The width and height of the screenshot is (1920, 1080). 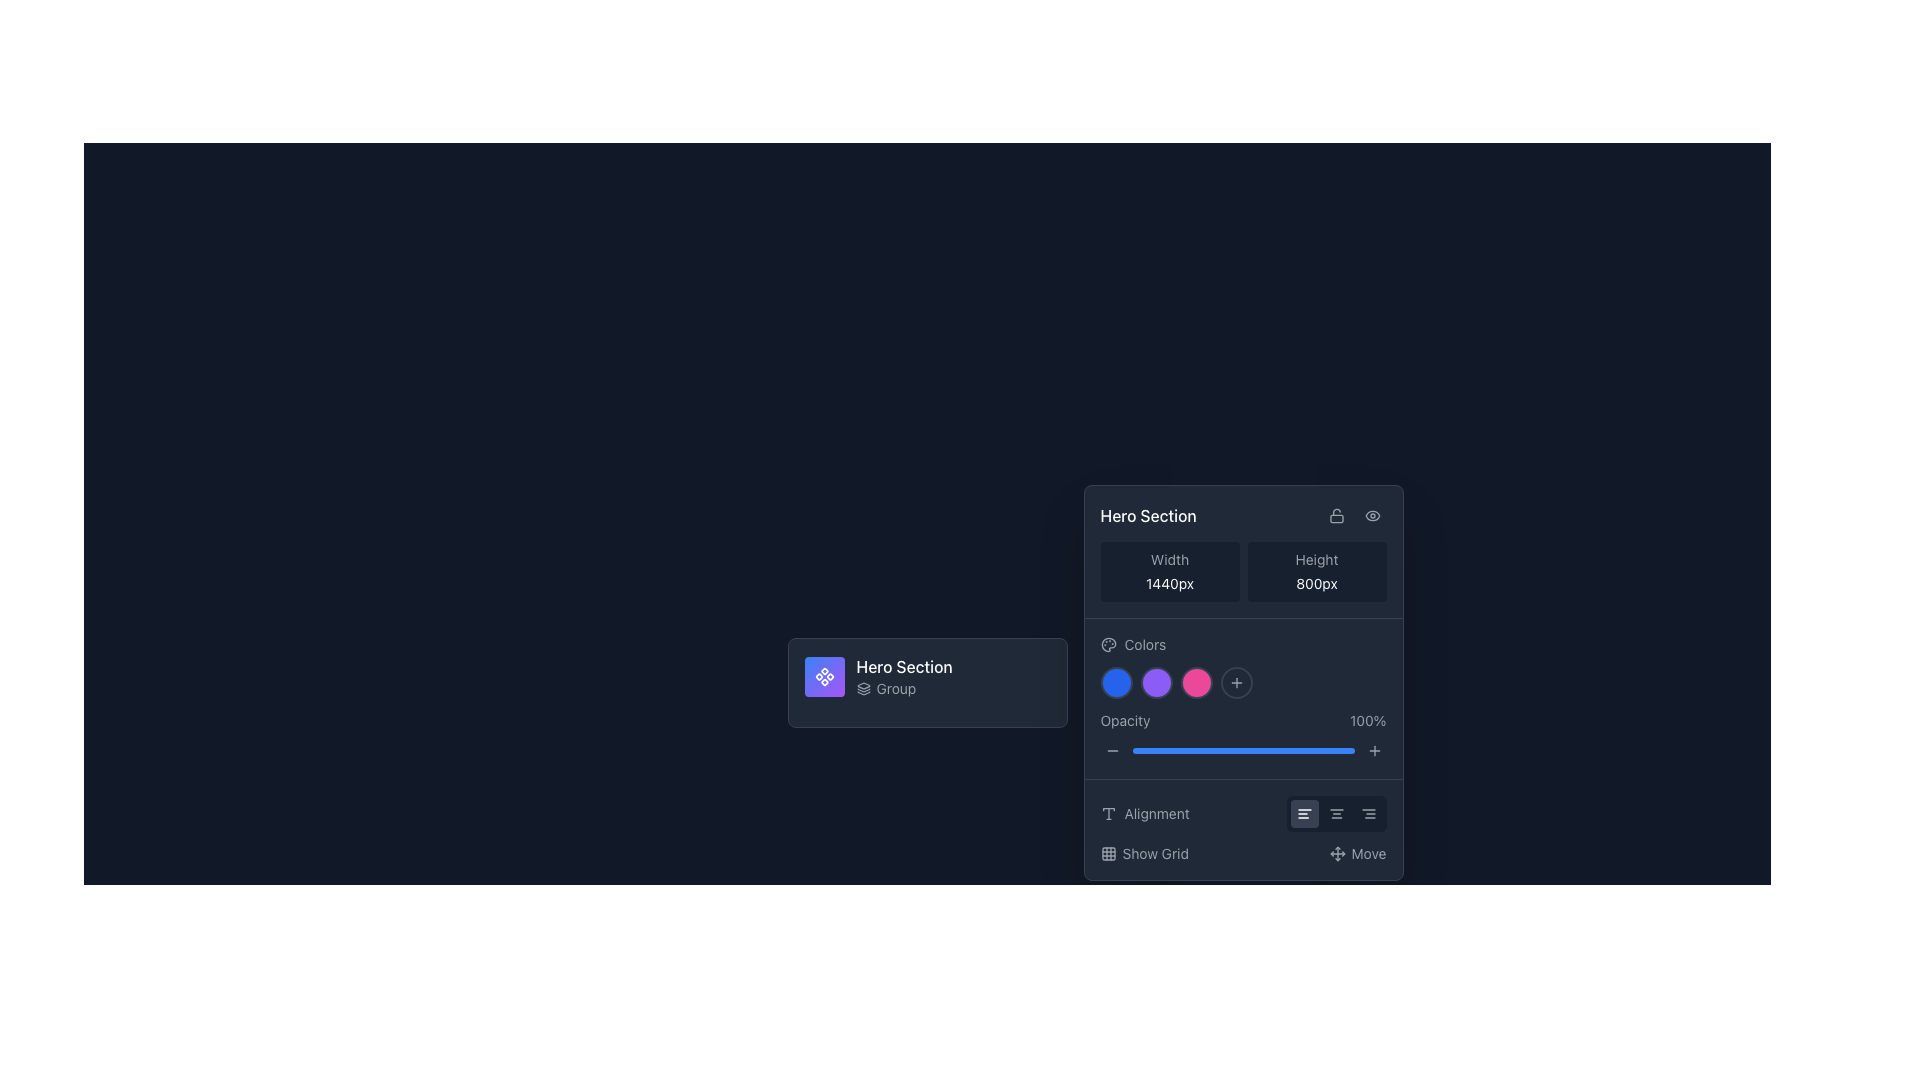 I want to click on the text label displaying 'Hero Section' in white color, positioned at the top-left of its group, so click(x=903, y=667).